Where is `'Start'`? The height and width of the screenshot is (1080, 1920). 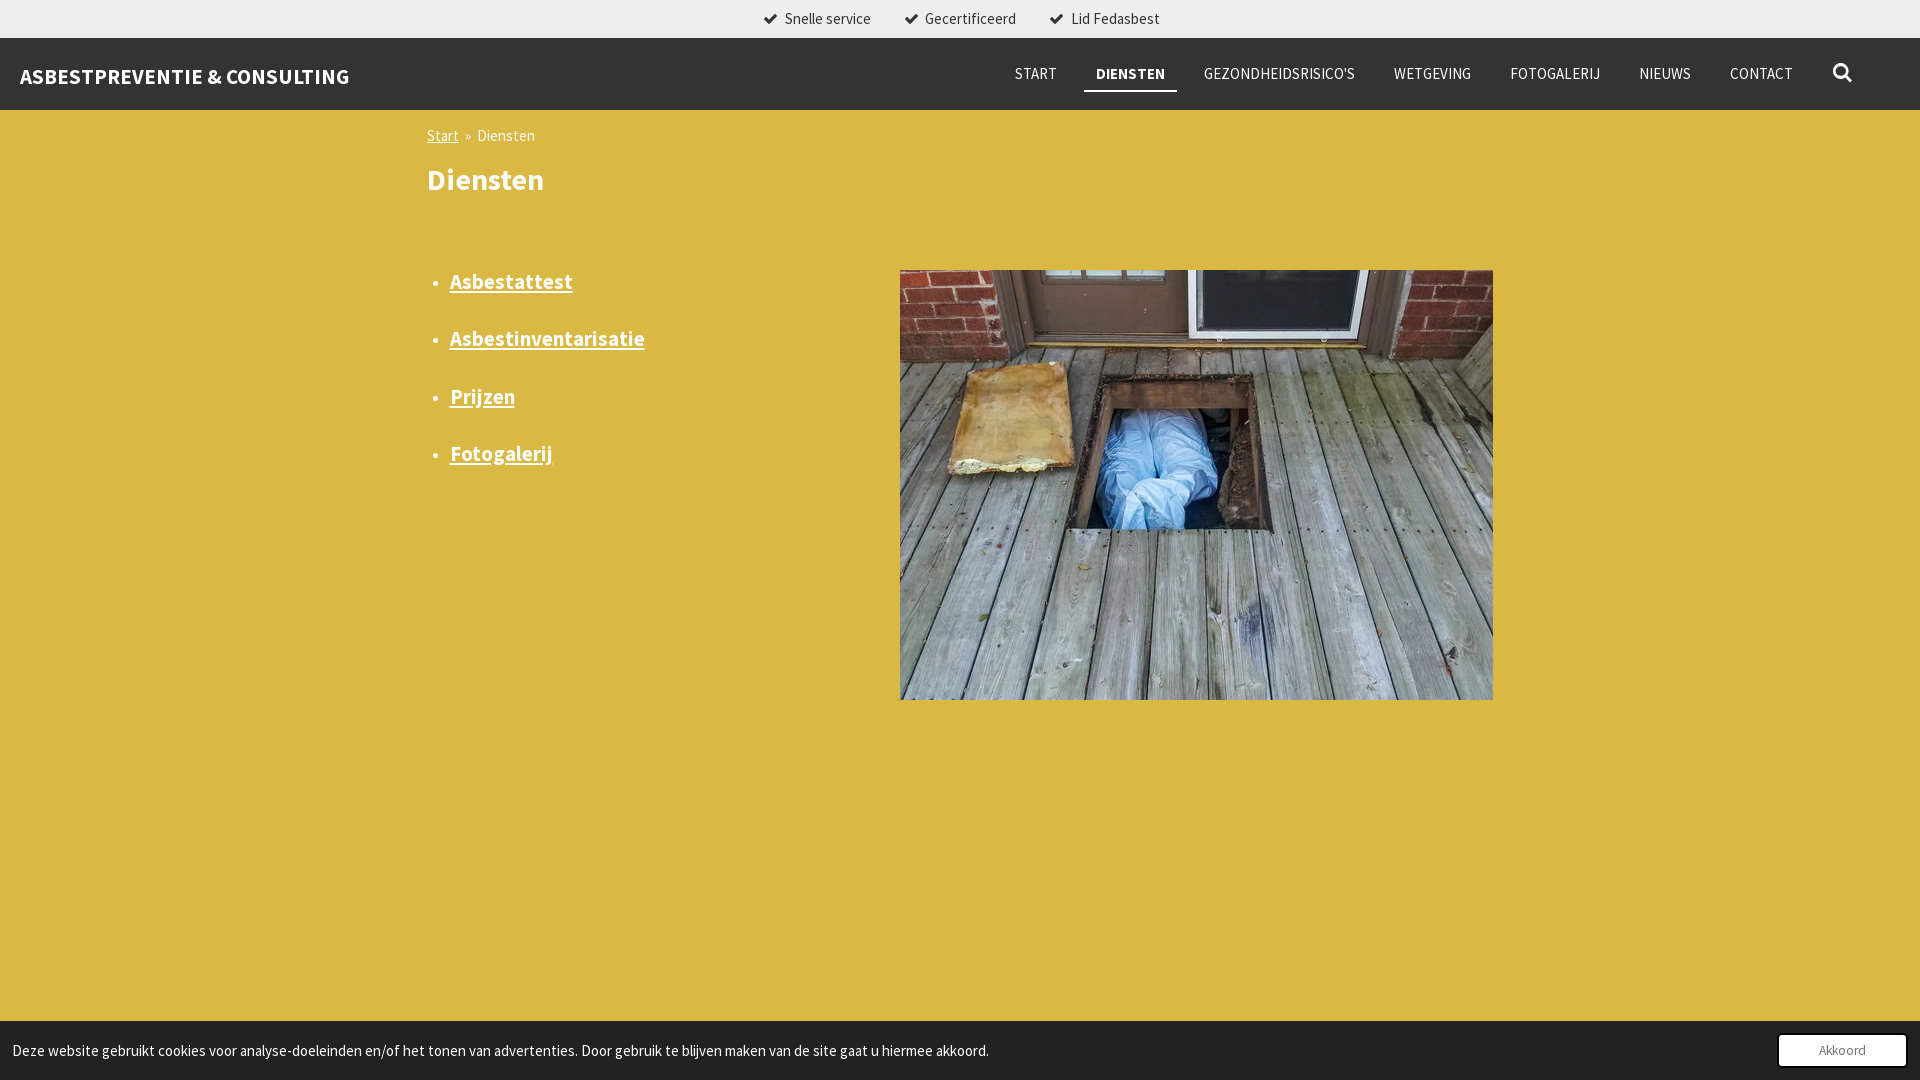
'Start' is located at coordinates (441, 135).